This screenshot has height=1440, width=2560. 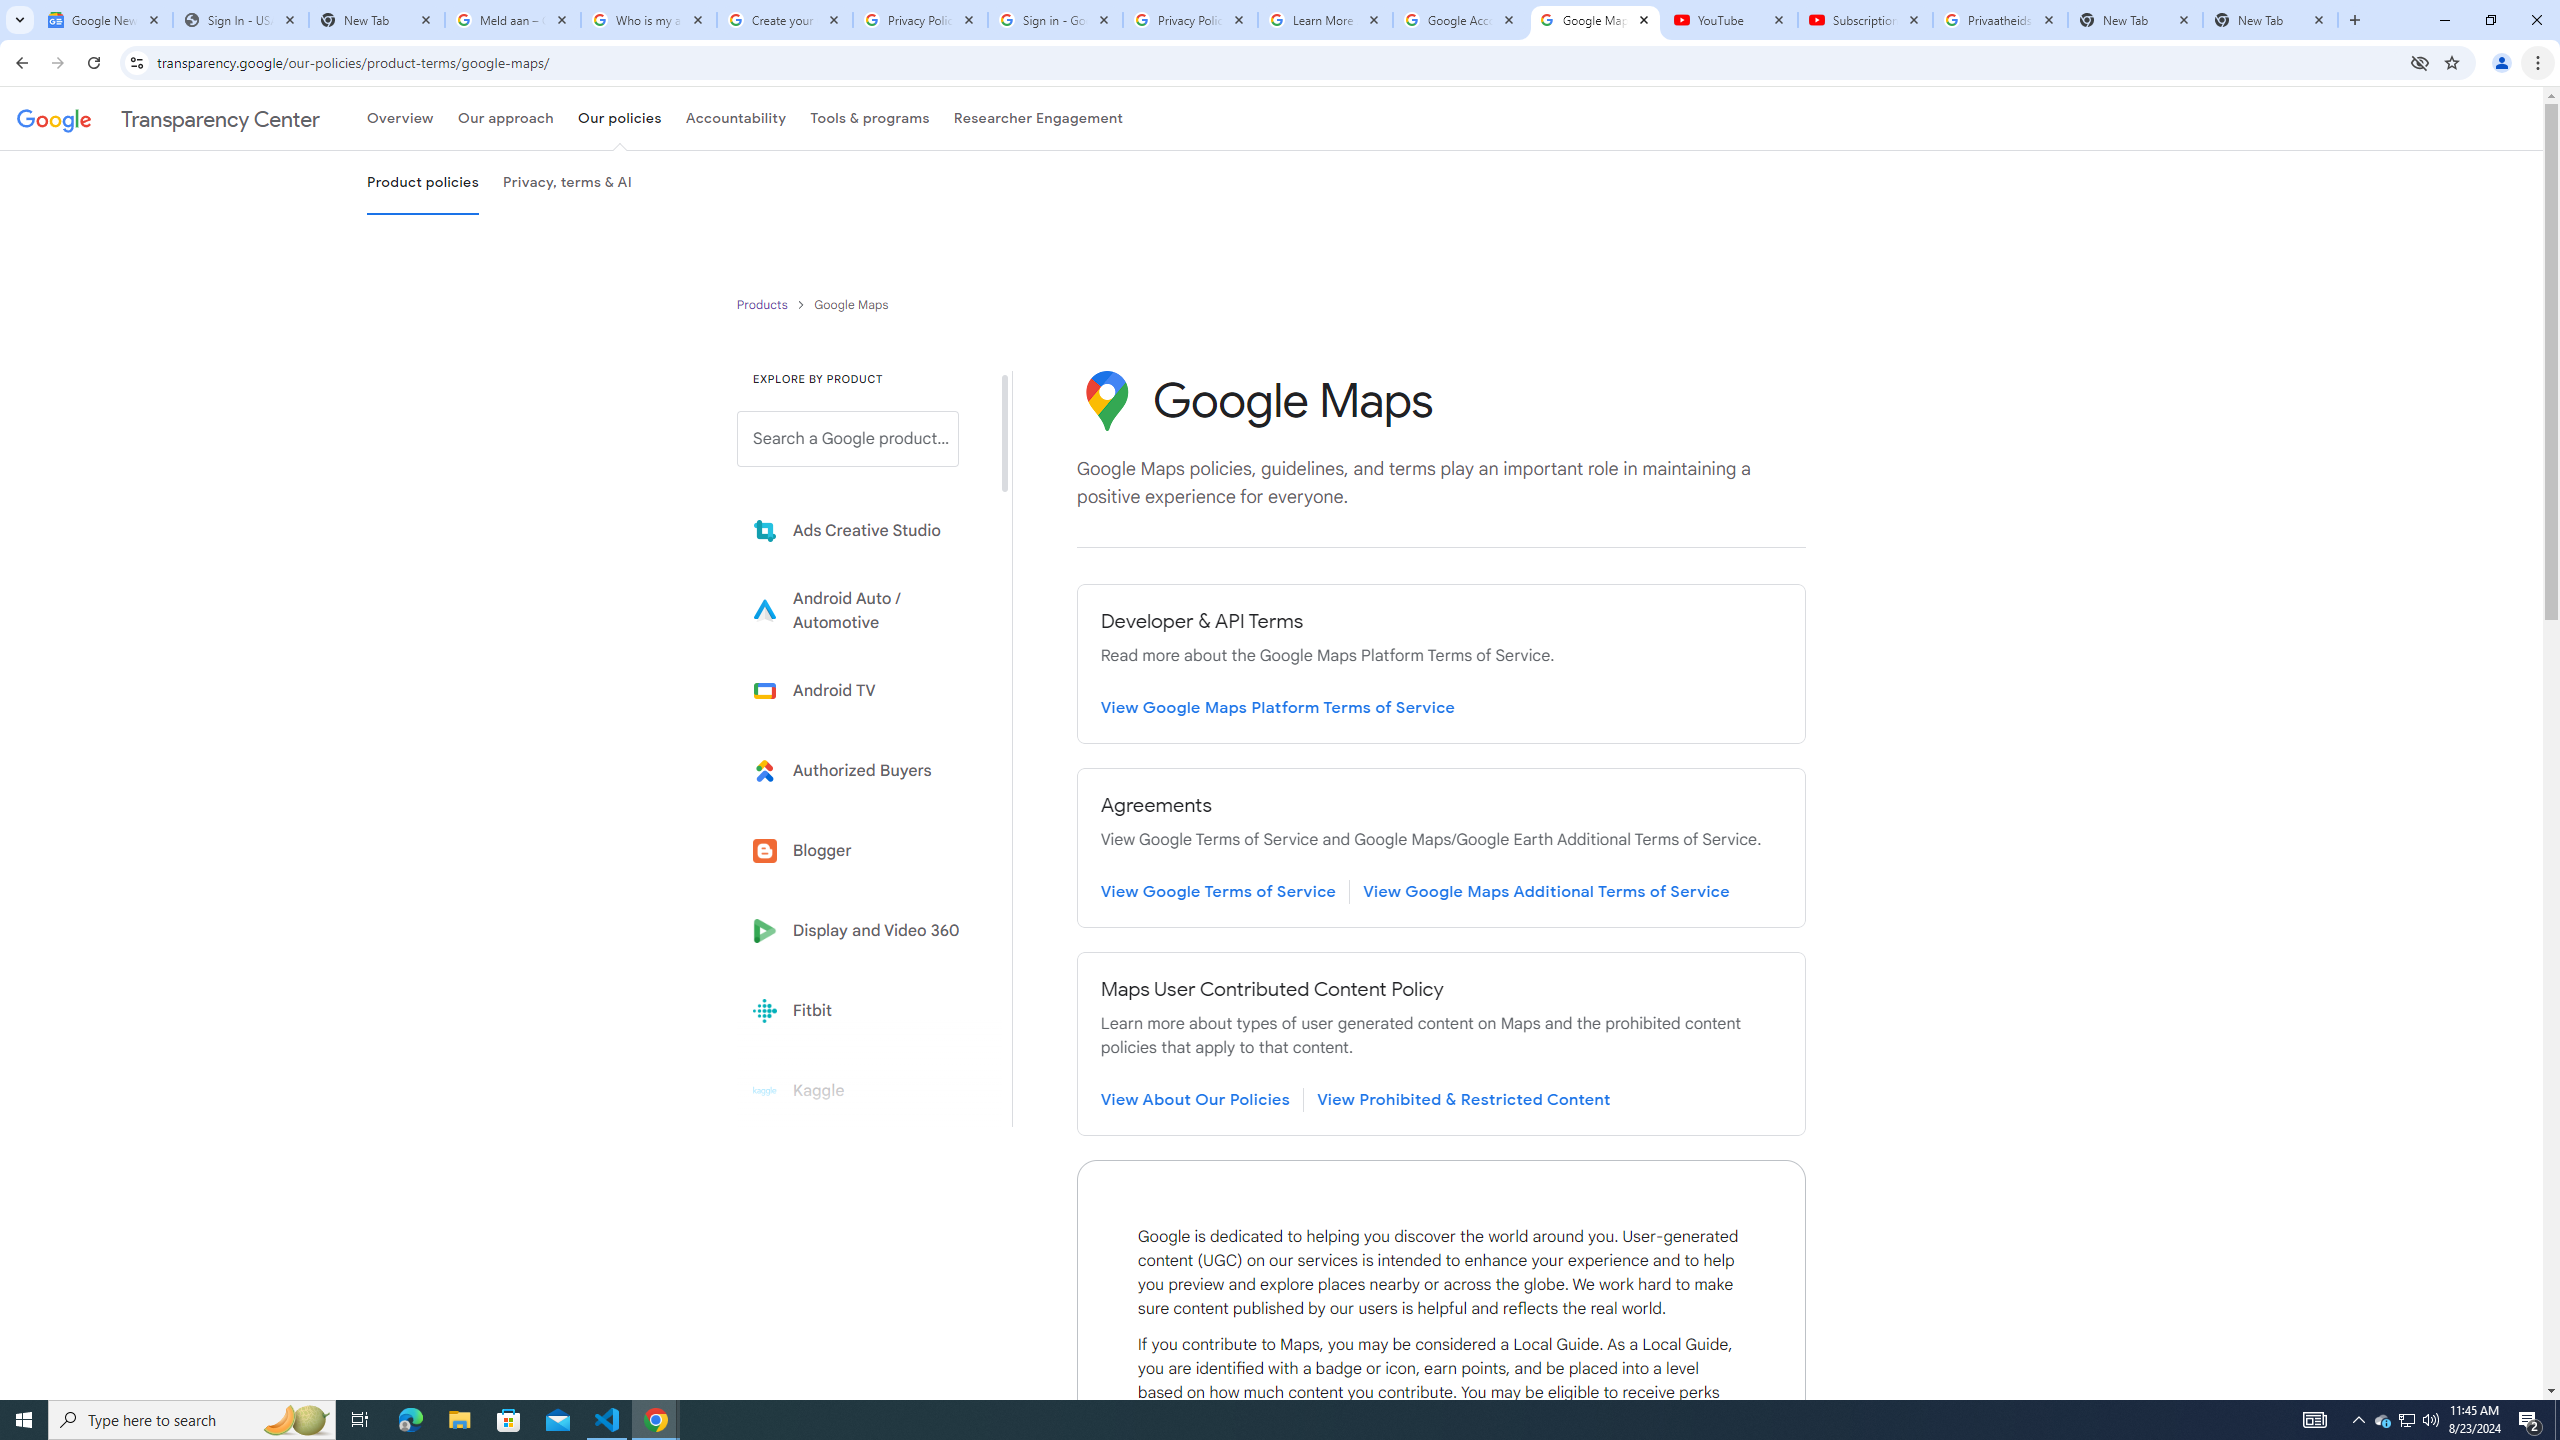 I want to click on 'Learn more about Authorized Buyers', so click(x=861, y=770).